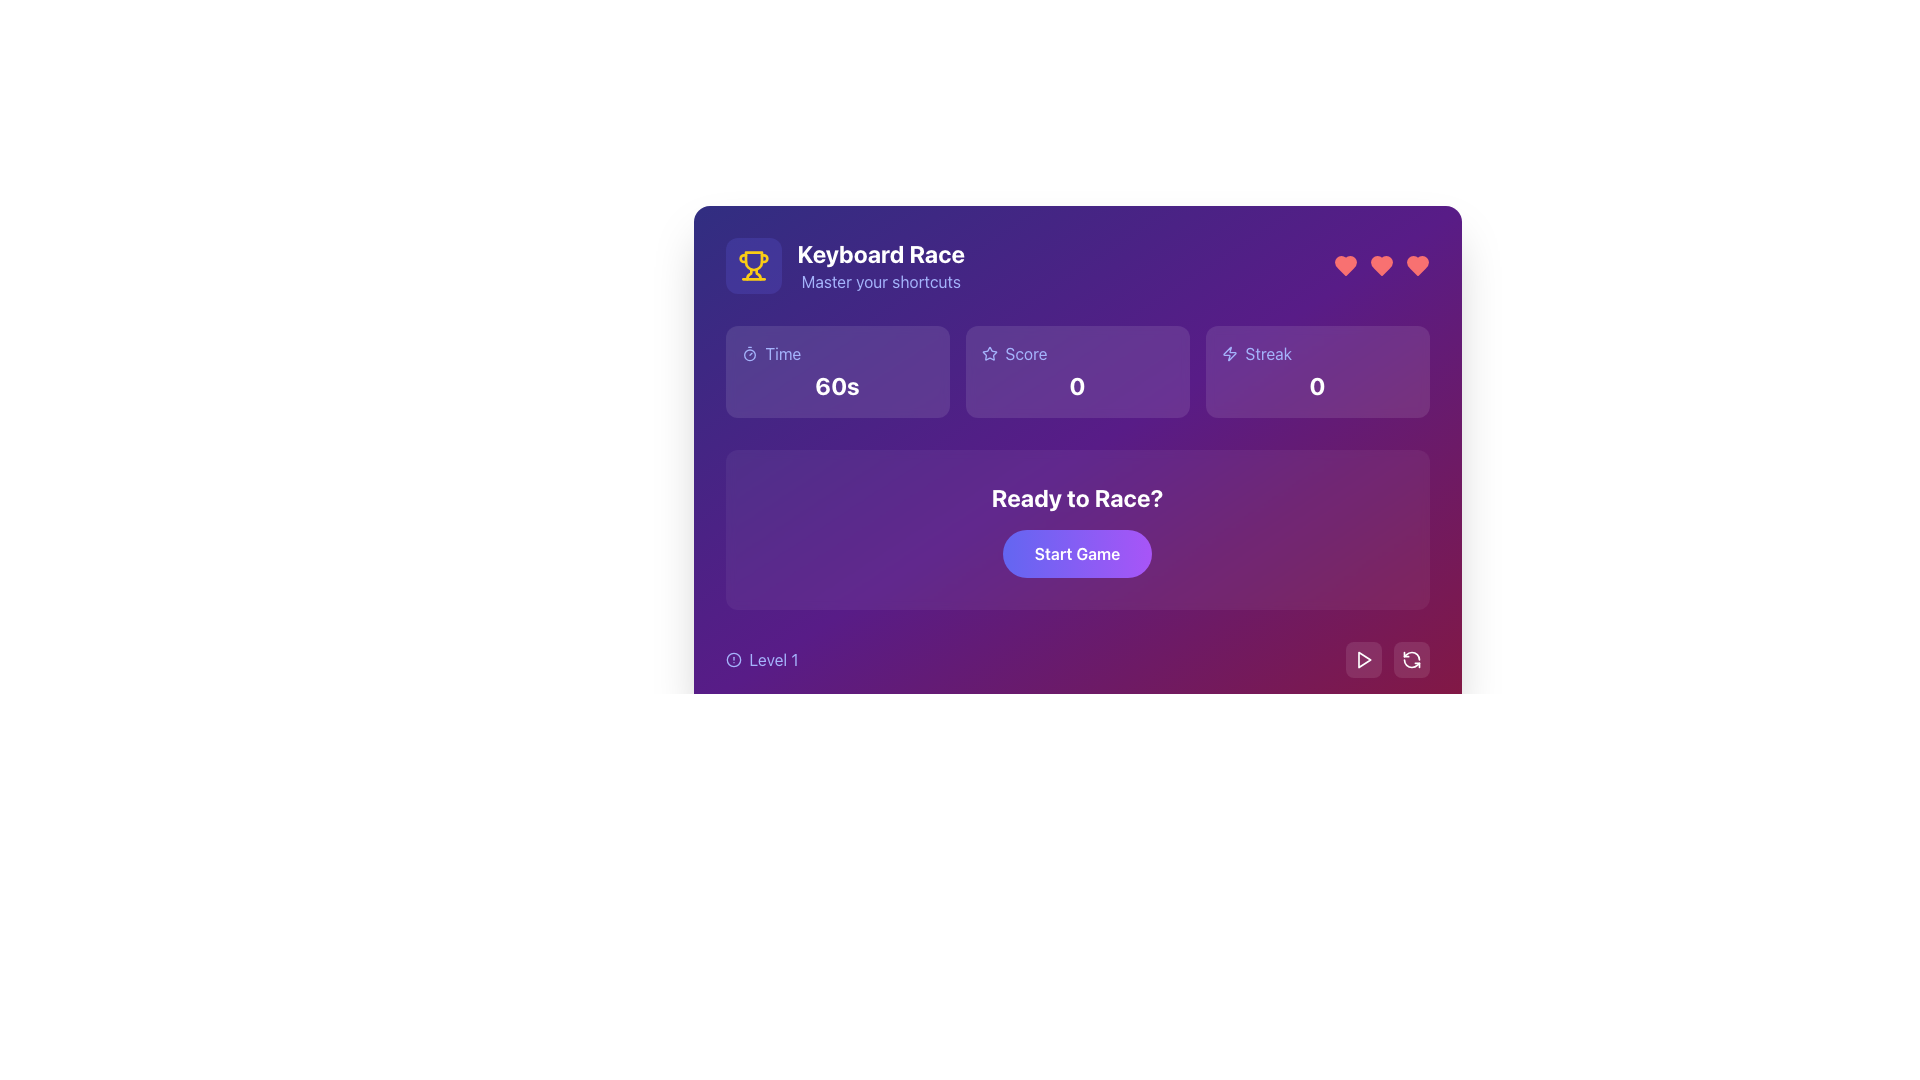 The image size is (1920, 1080). What do you see at coordinates (1228, 353) in the screenshot?
I see `the decorative icon indicating energy, speed, or activity located in the bottom-right corner of the interface` at bounding box center [1228, 353].